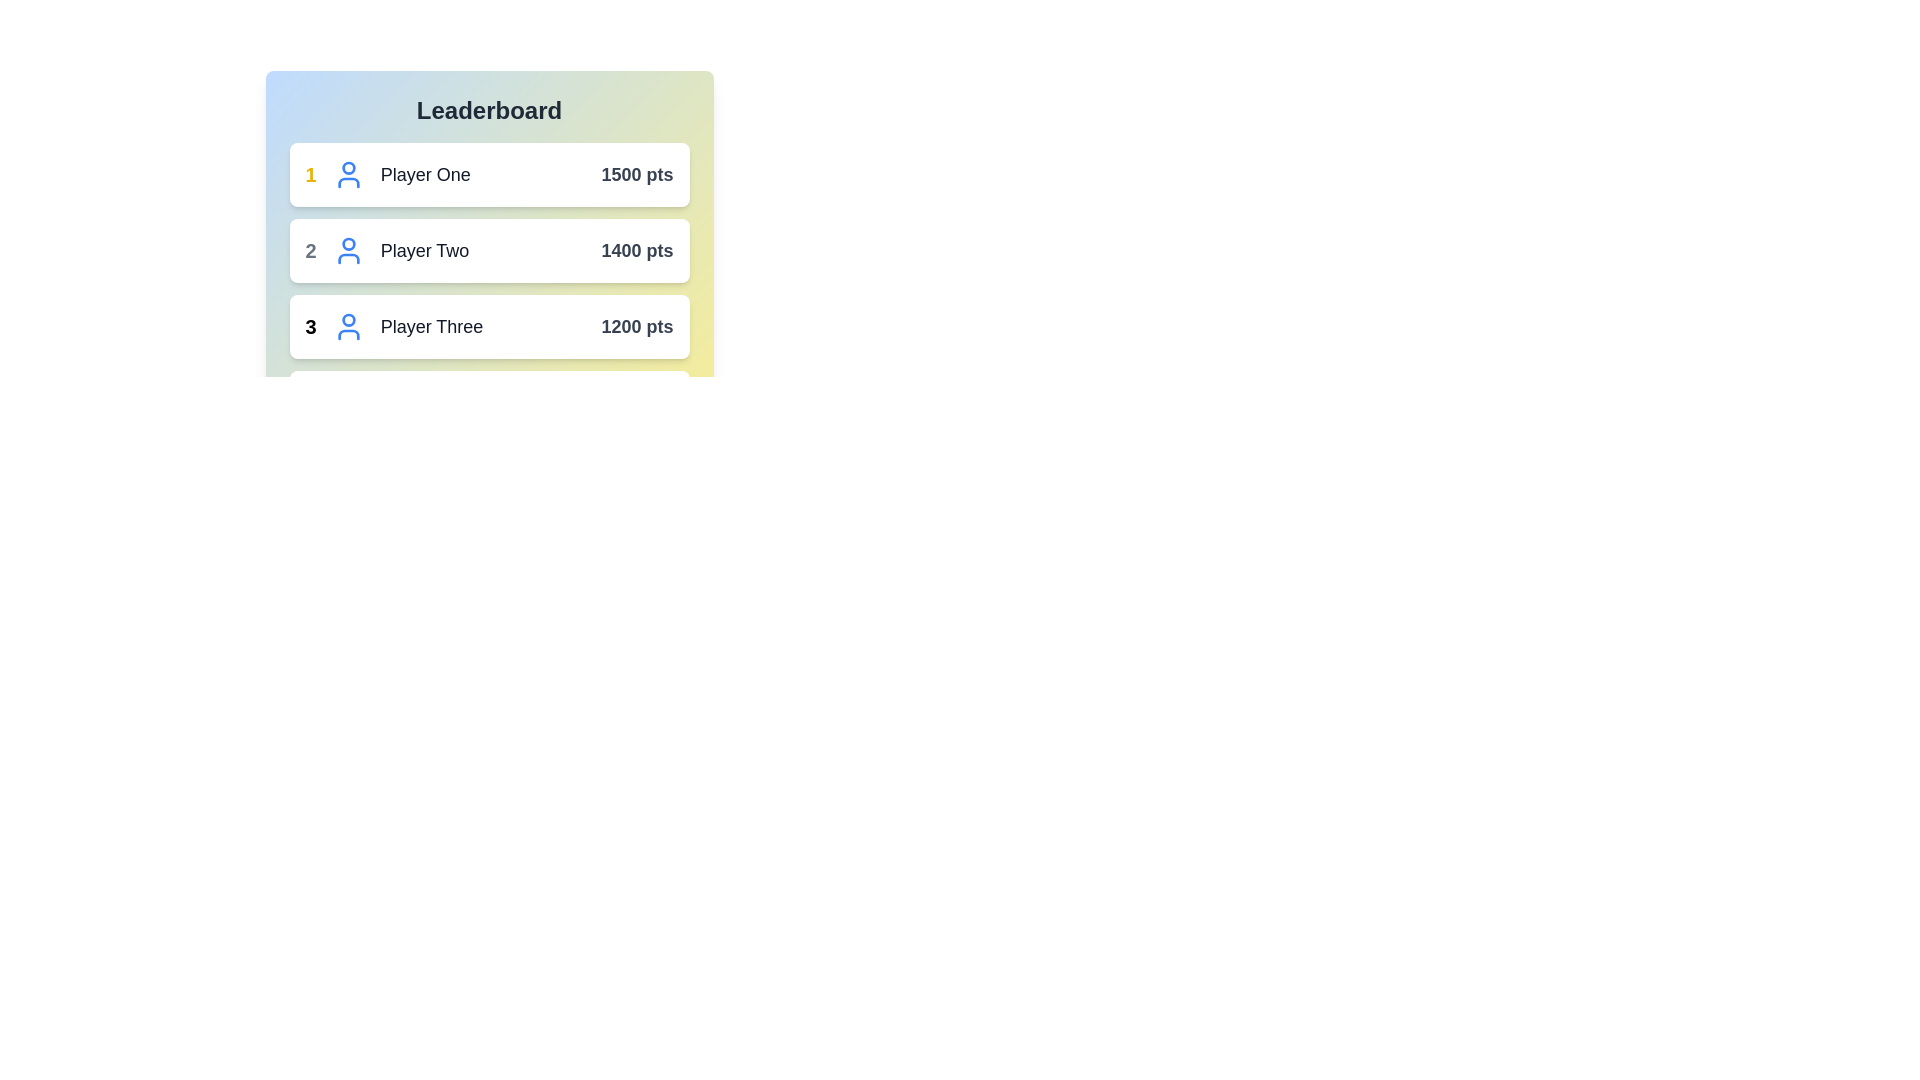  I want to click on the score of player Player Two to select it, so click(636, 249).